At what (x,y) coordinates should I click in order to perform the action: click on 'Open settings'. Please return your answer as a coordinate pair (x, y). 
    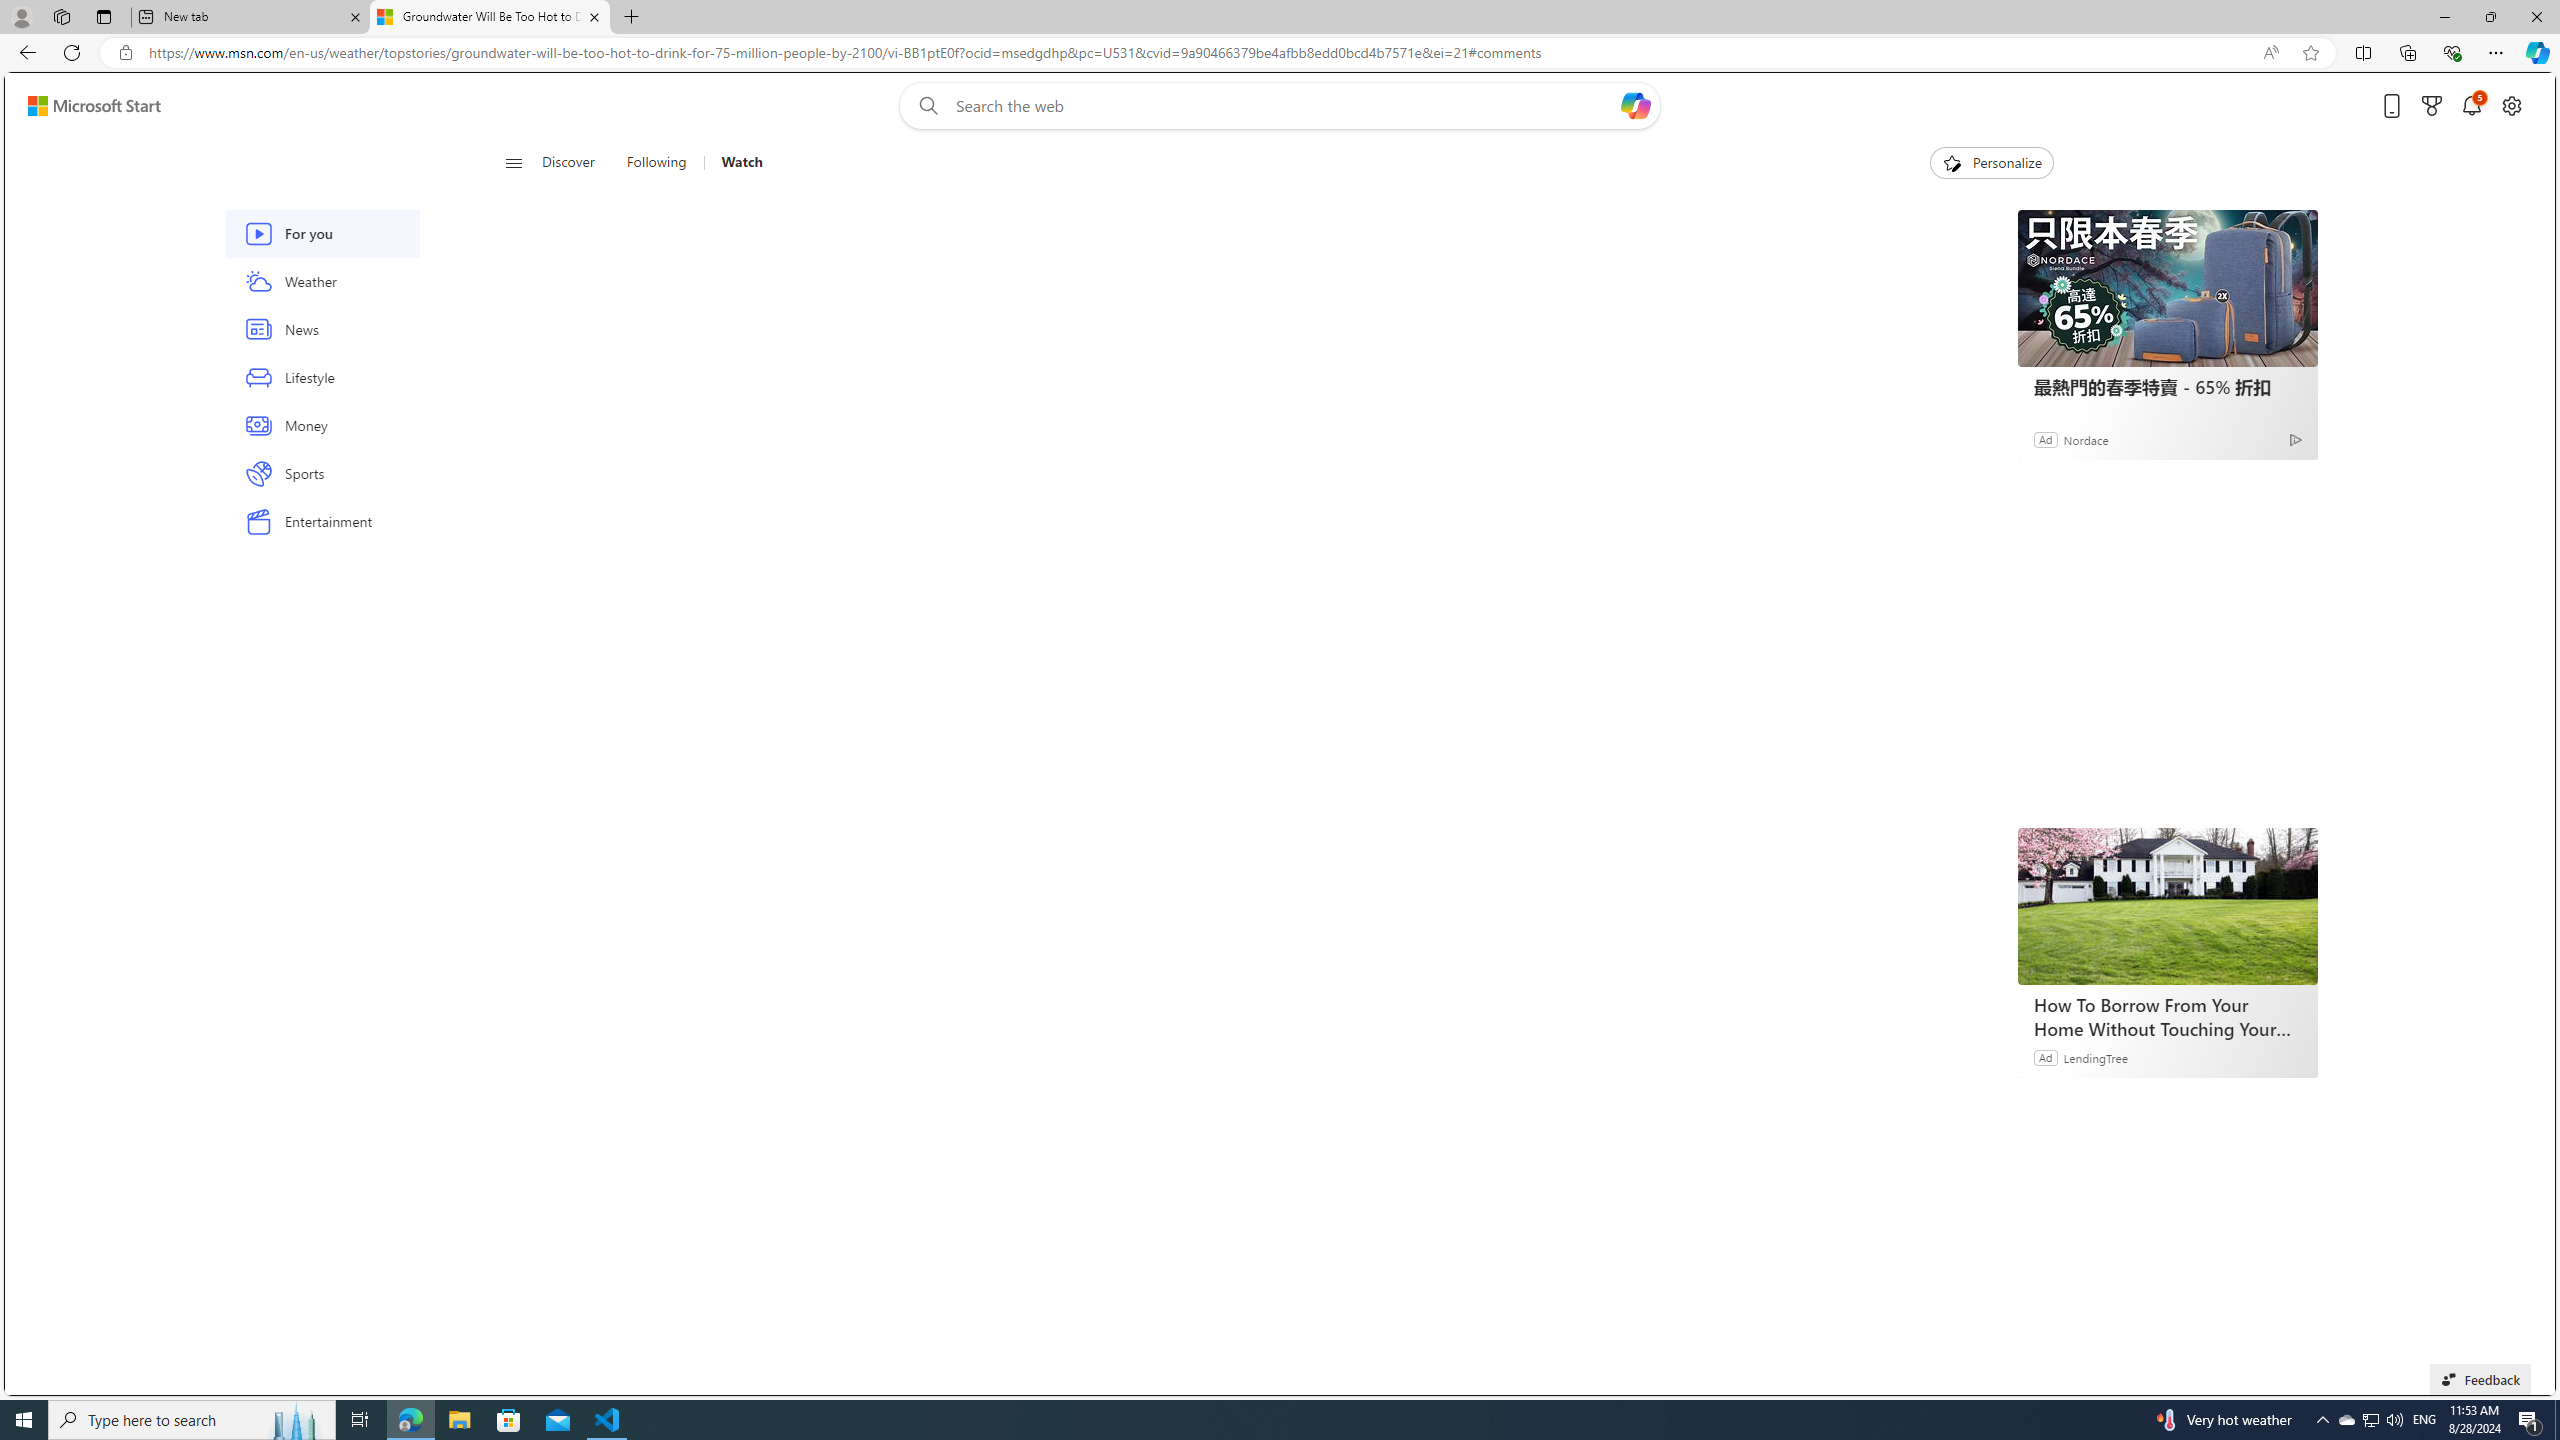
    Looking at the image, I should click on (2511, 106).